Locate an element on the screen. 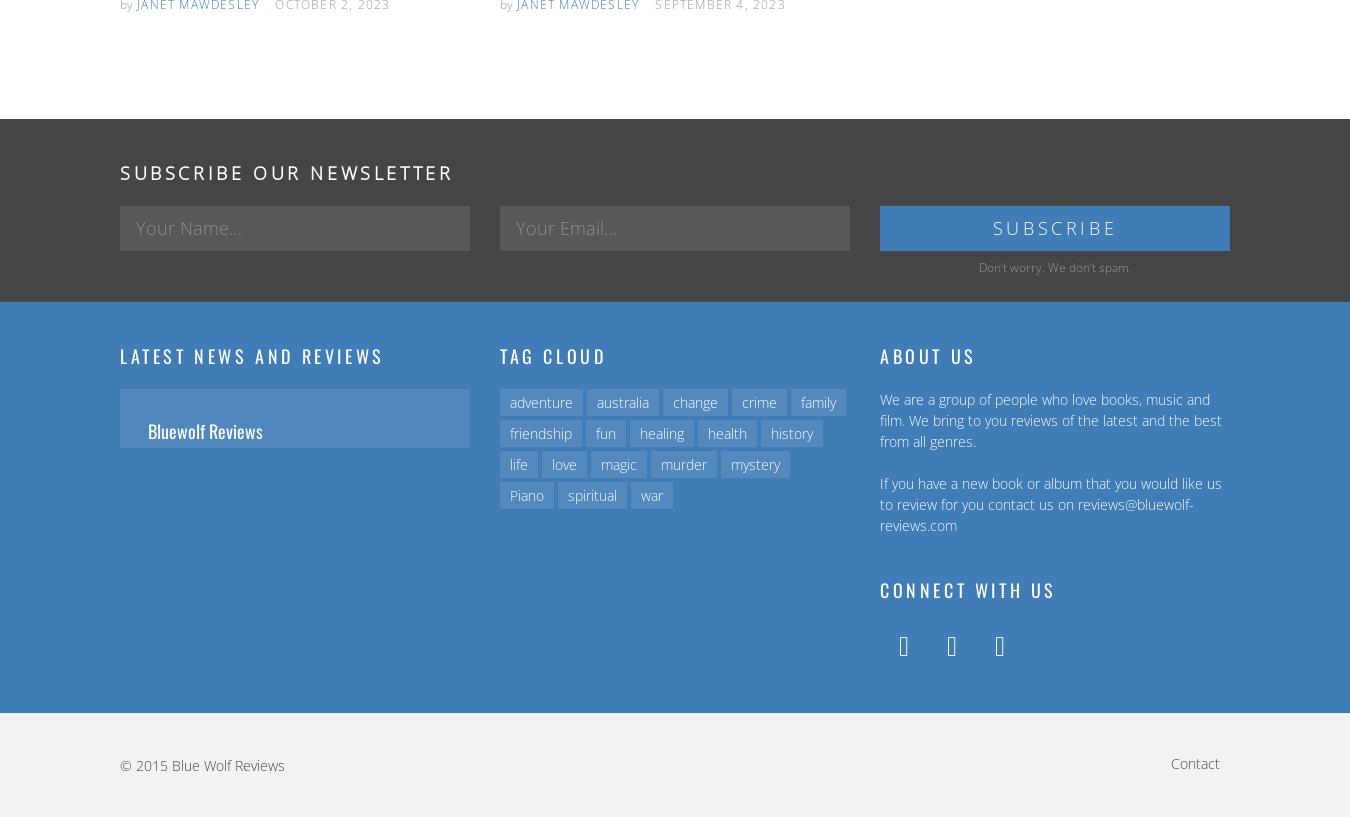 Image resolution: width=1350 pixels, height=817 pixels. 'Tag Cloud' is located at coordinates (551, 354).